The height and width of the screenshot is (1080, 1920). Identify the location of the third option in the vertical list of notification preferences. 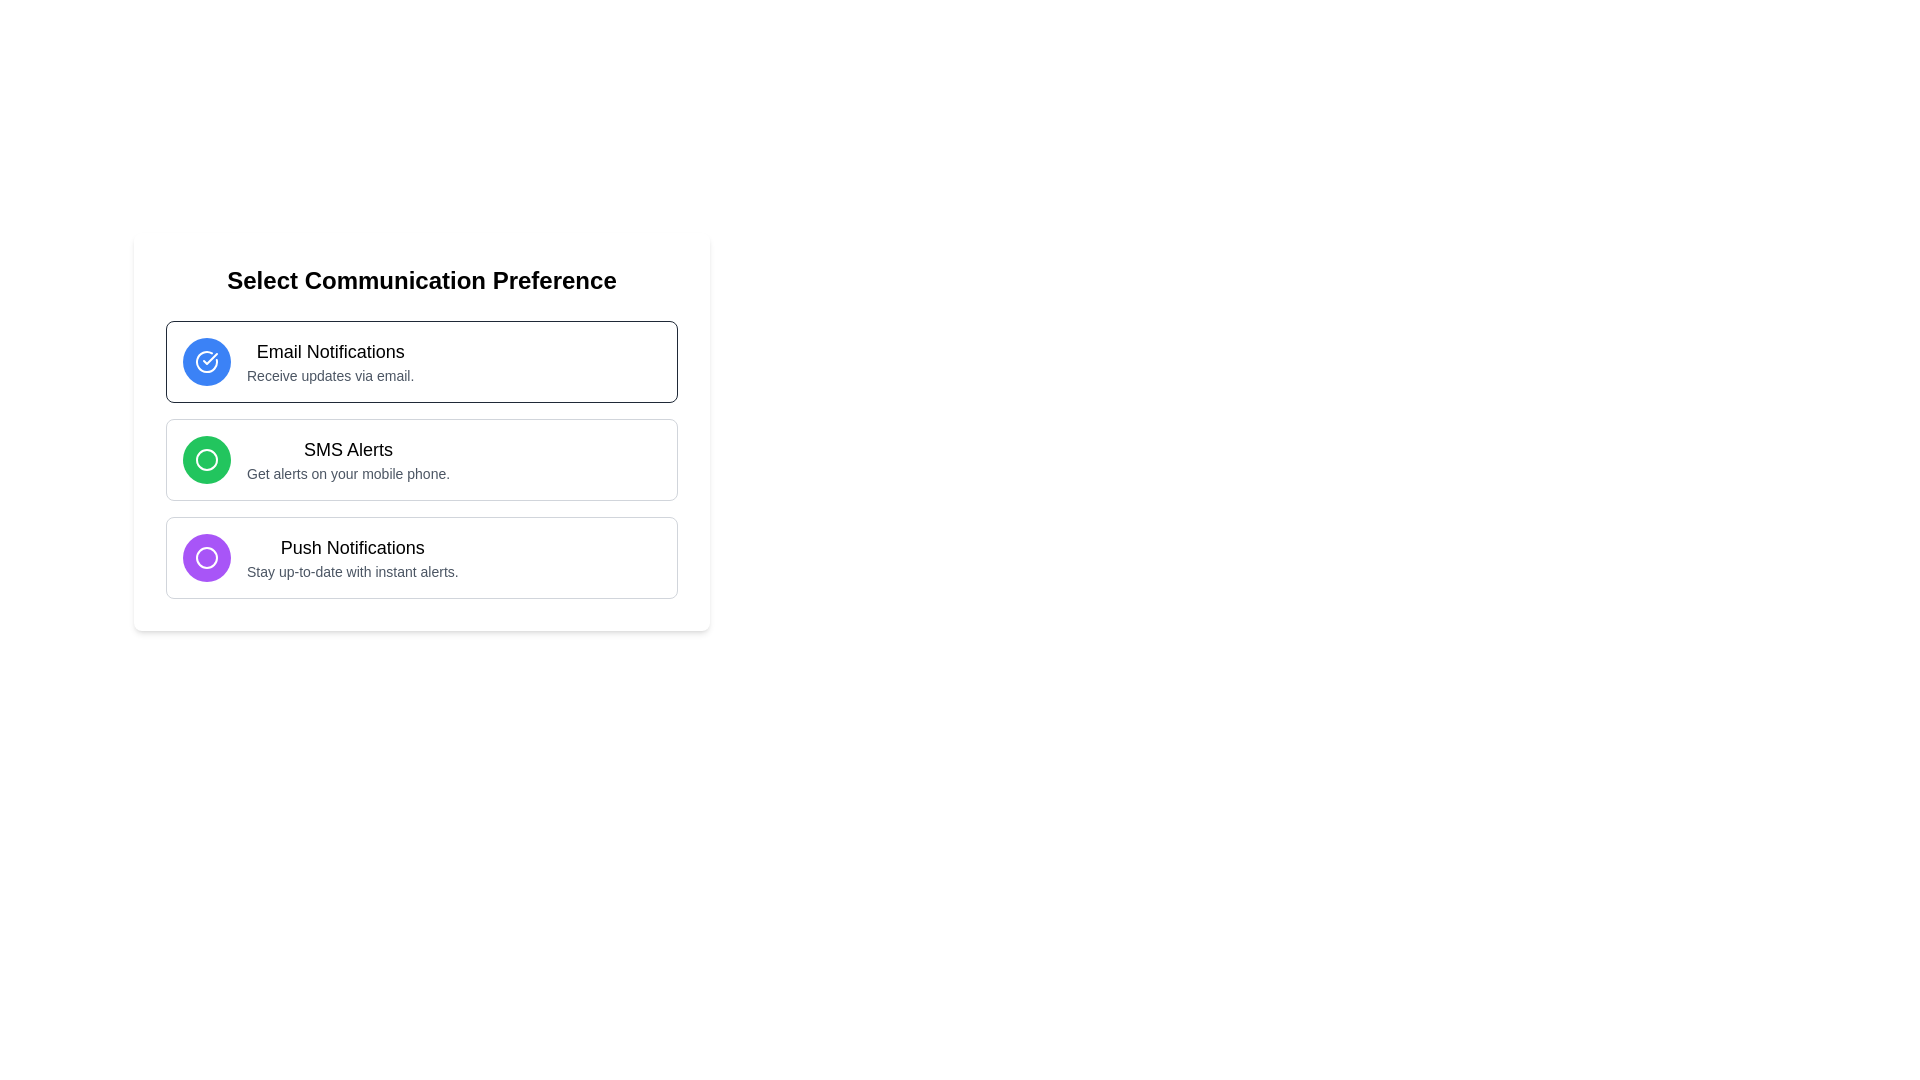
(421, 558).